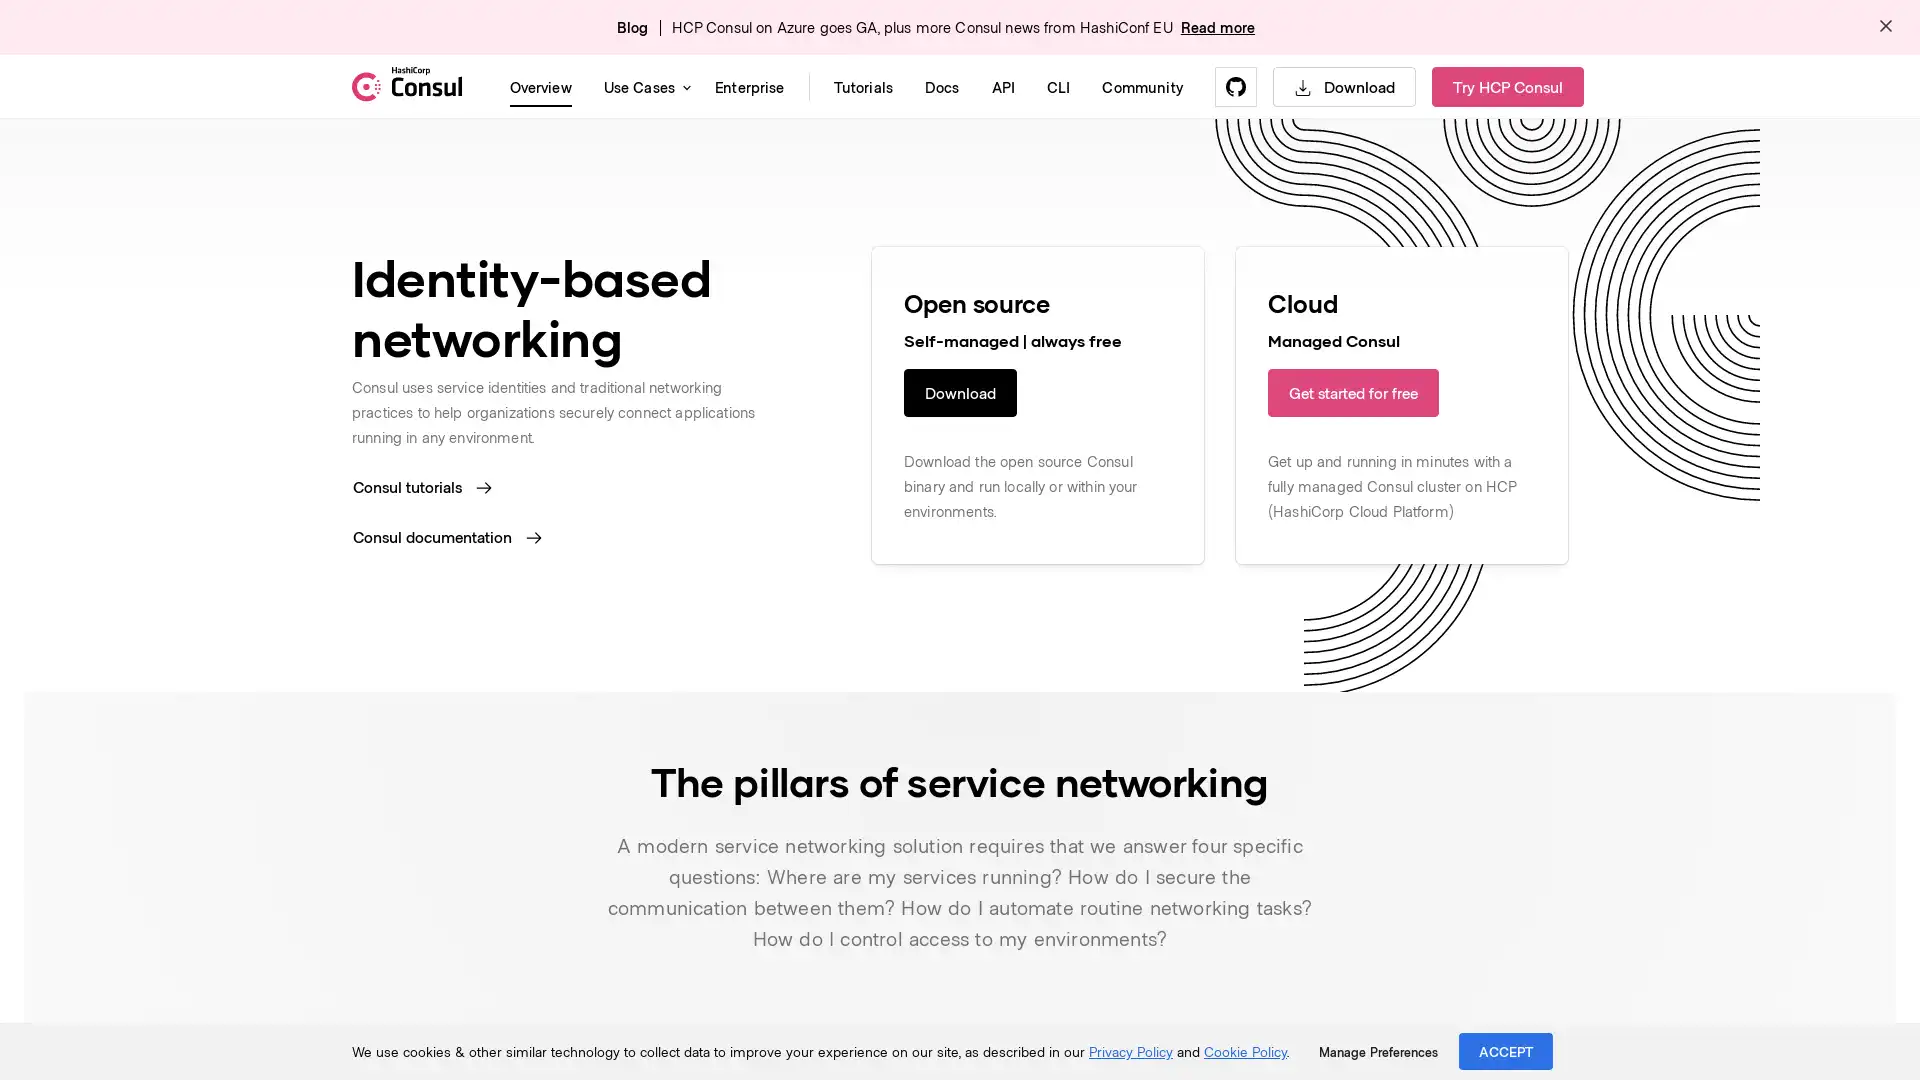 Image resolution: width=1920 pixels, height=1080 pixels. I want to click on Manage Preferences, so click(1377, 1051).